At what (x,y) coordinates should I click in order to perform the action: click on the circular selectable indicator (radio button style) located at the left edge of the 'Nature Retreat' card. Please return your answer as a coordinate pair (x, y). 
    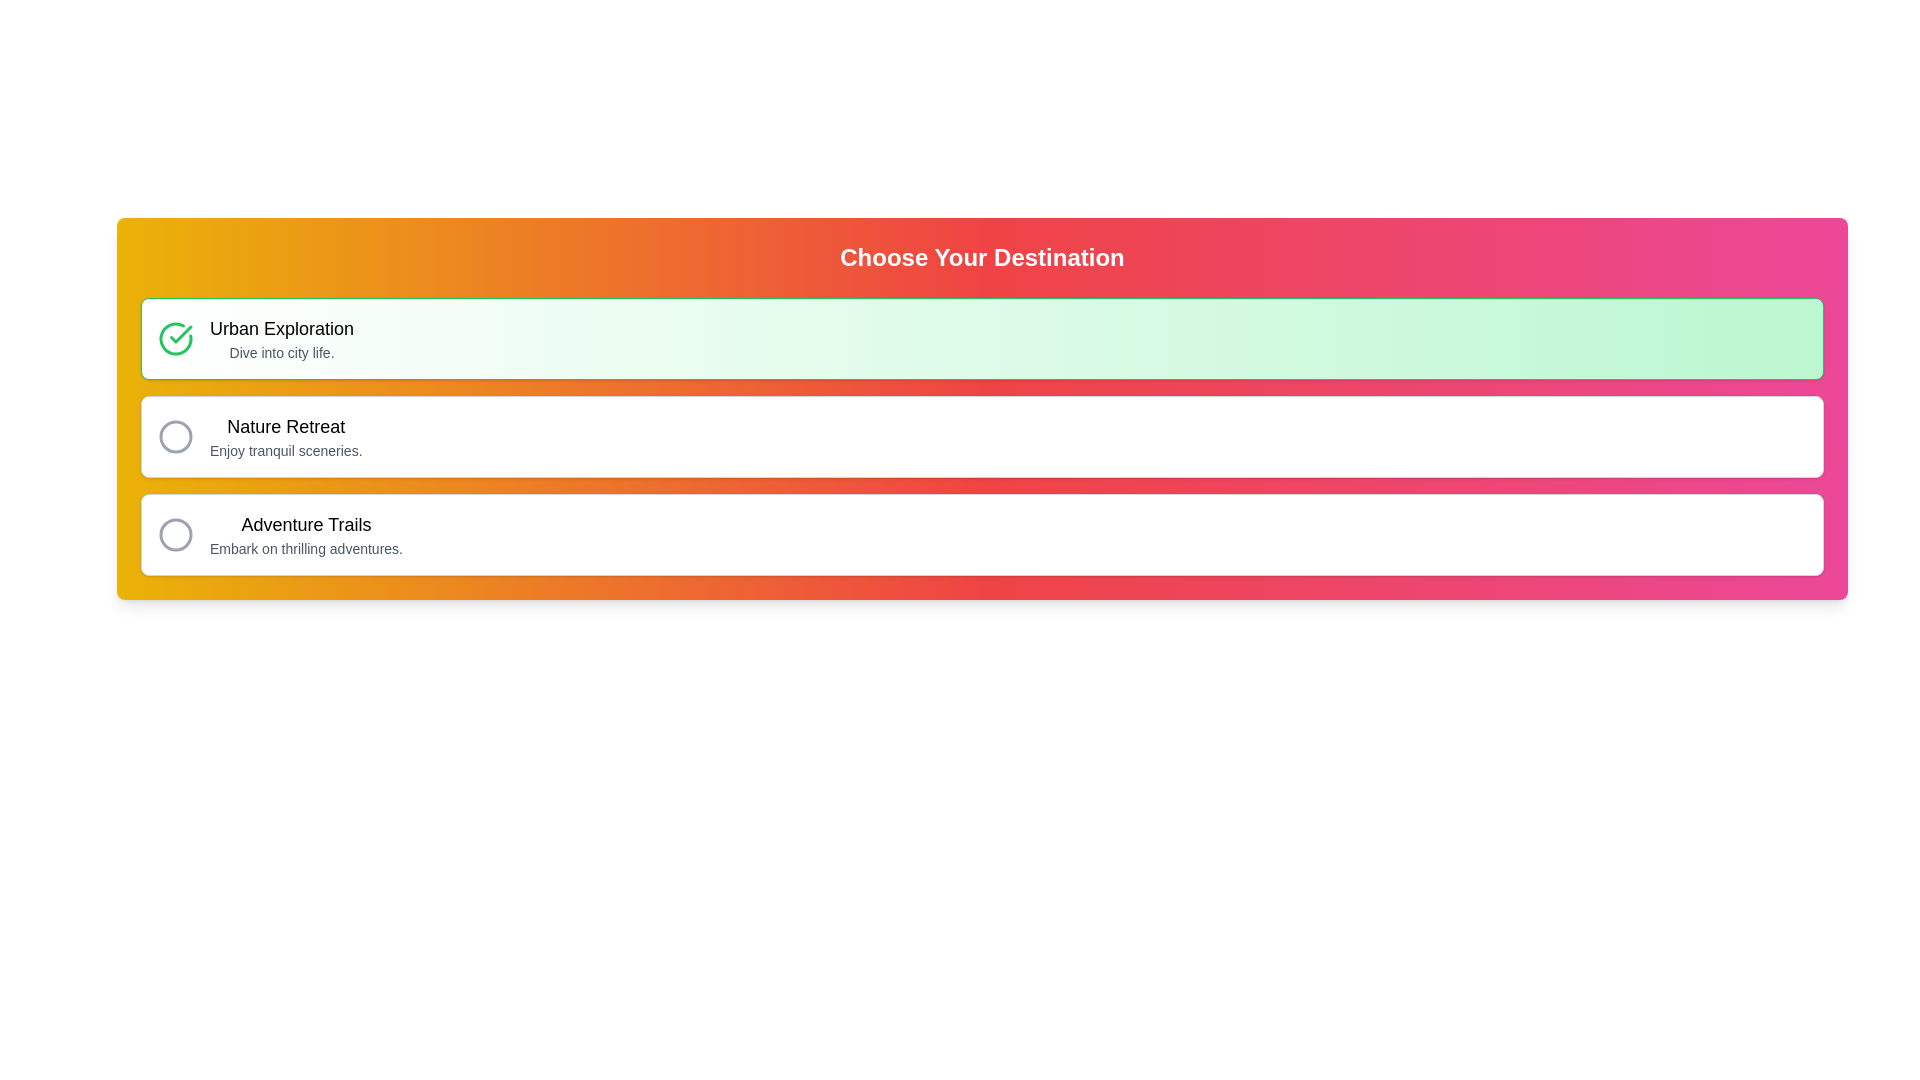
    Looking at the image, I should click on (176, 435).